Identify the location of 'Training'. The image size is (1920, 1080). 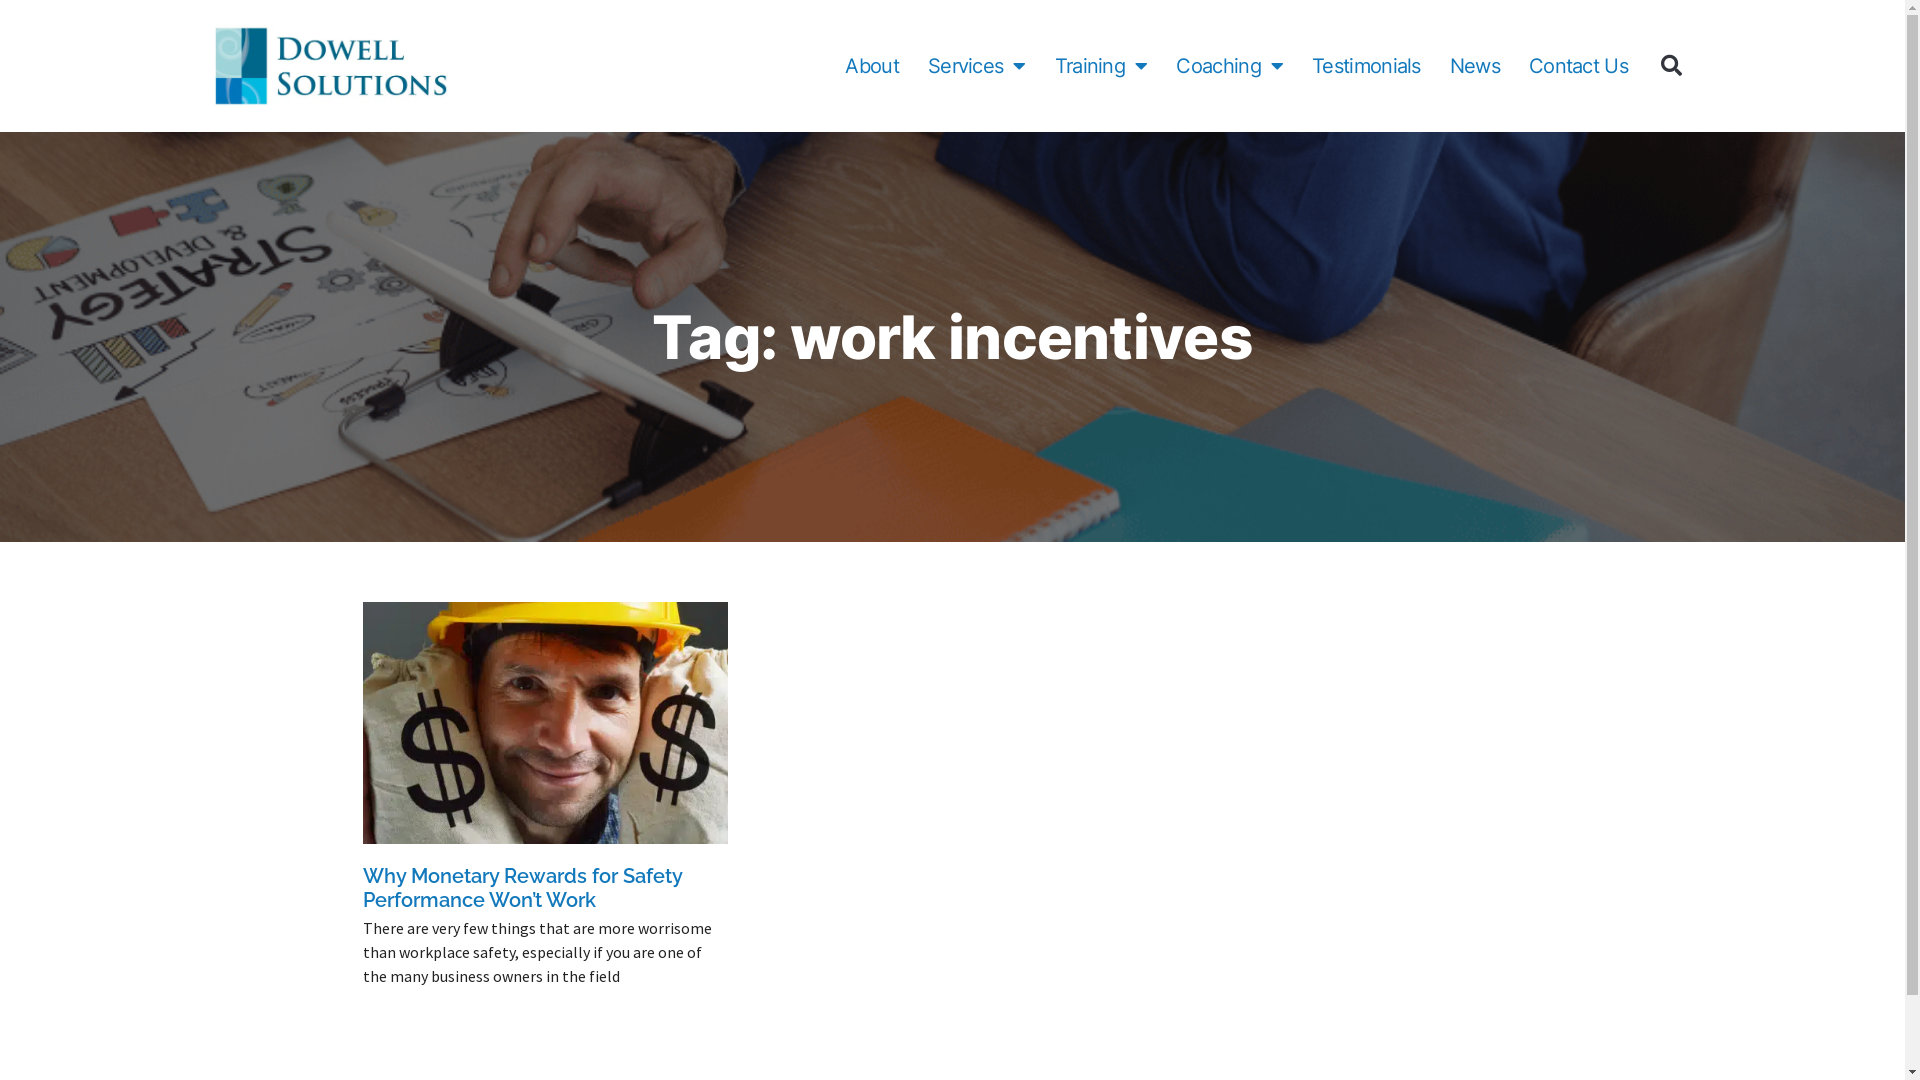
(1100, 64).